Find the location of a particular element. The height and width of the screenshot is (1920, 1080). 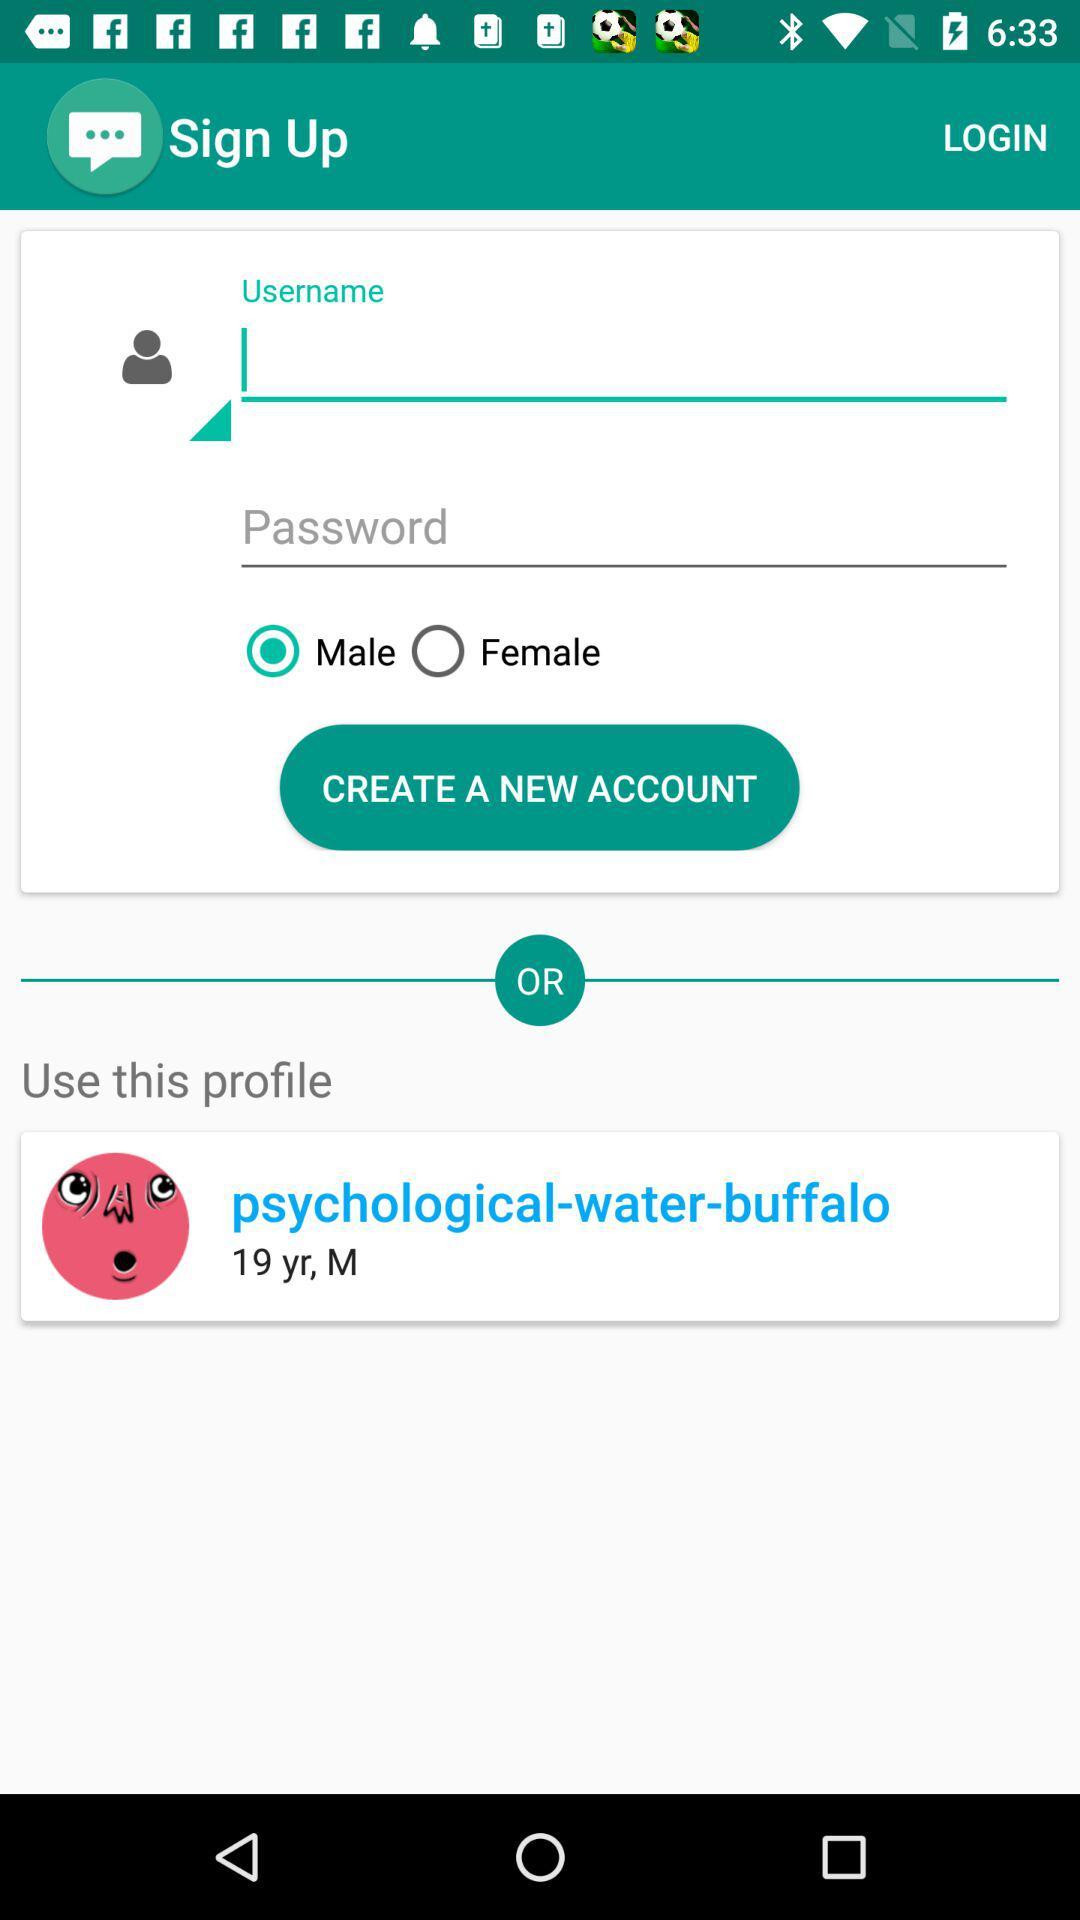

user password is located at coordinates (623, 528).